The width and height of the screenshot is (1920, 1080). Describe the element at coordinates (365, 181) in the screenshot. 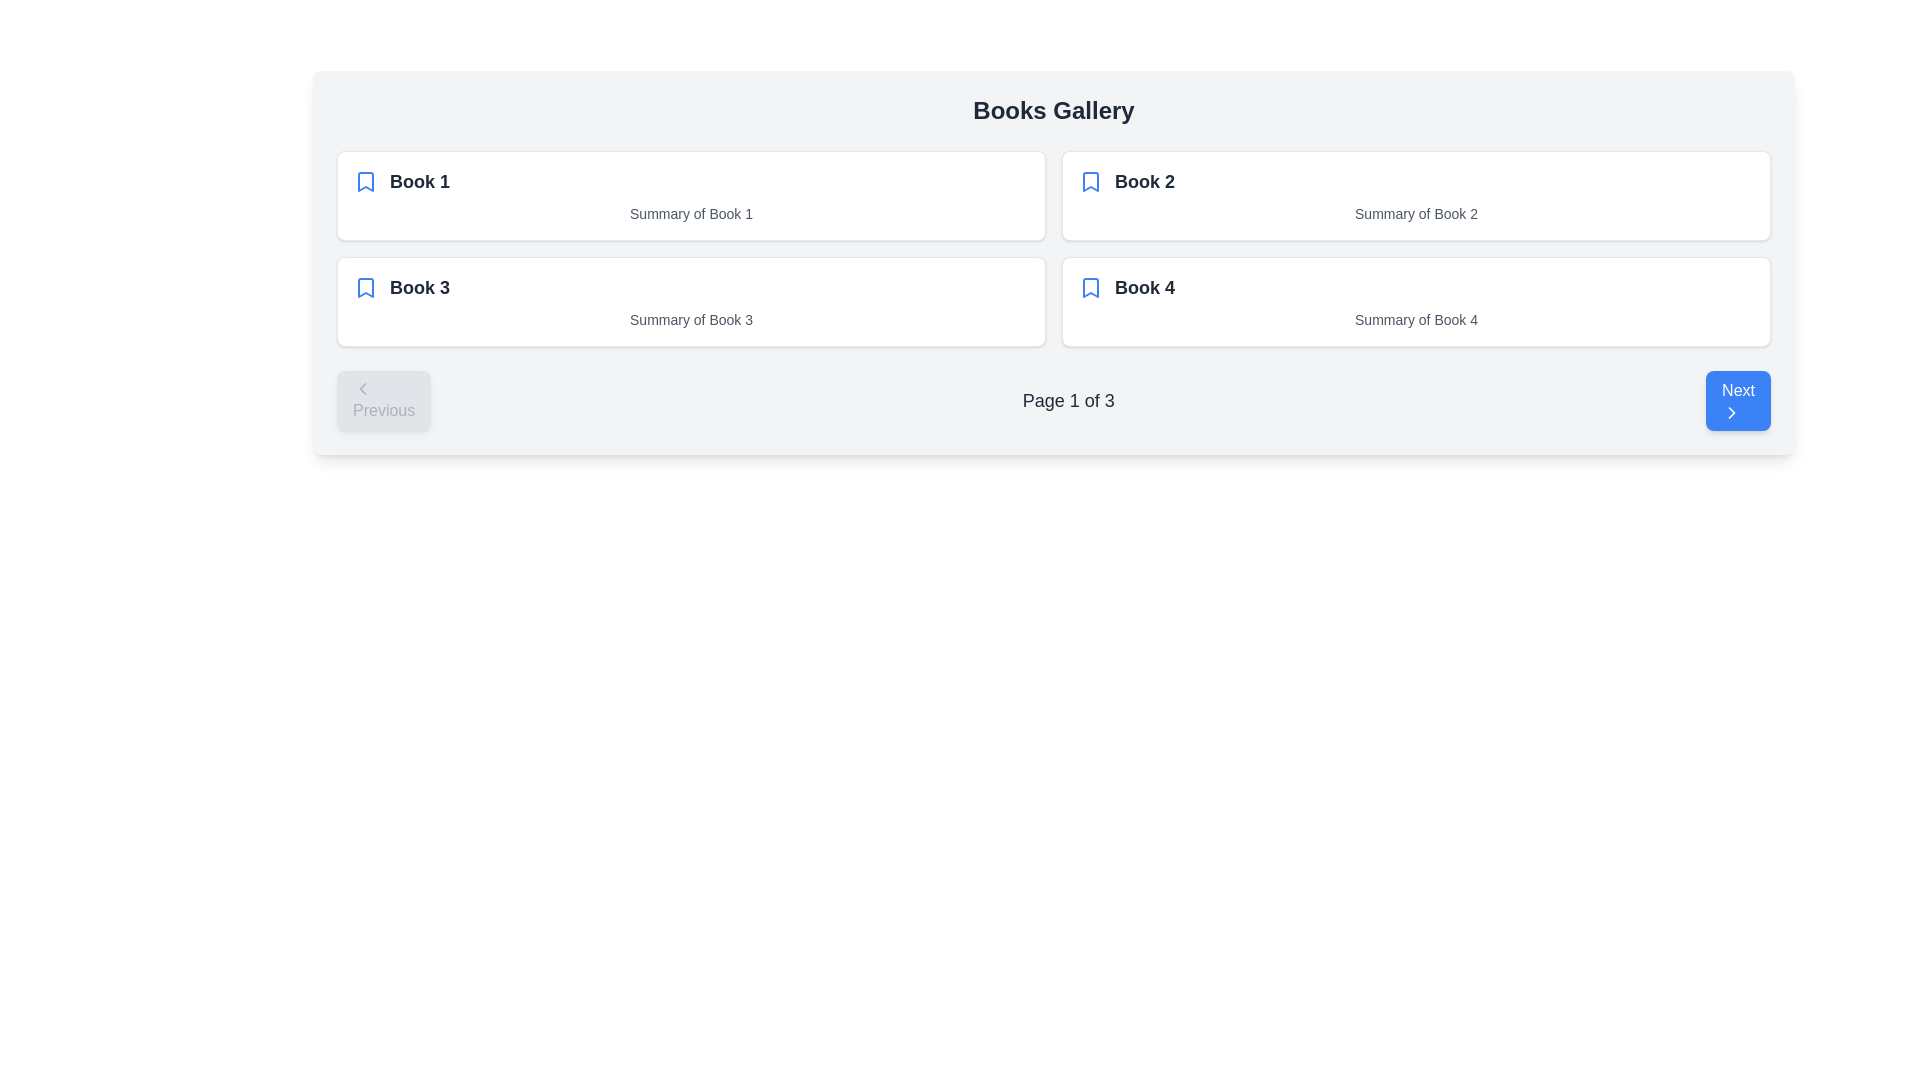

I see `the blue bookmark icon located on the left side of the 'Book 1' text label within the 'Books Gallery'` at that location.